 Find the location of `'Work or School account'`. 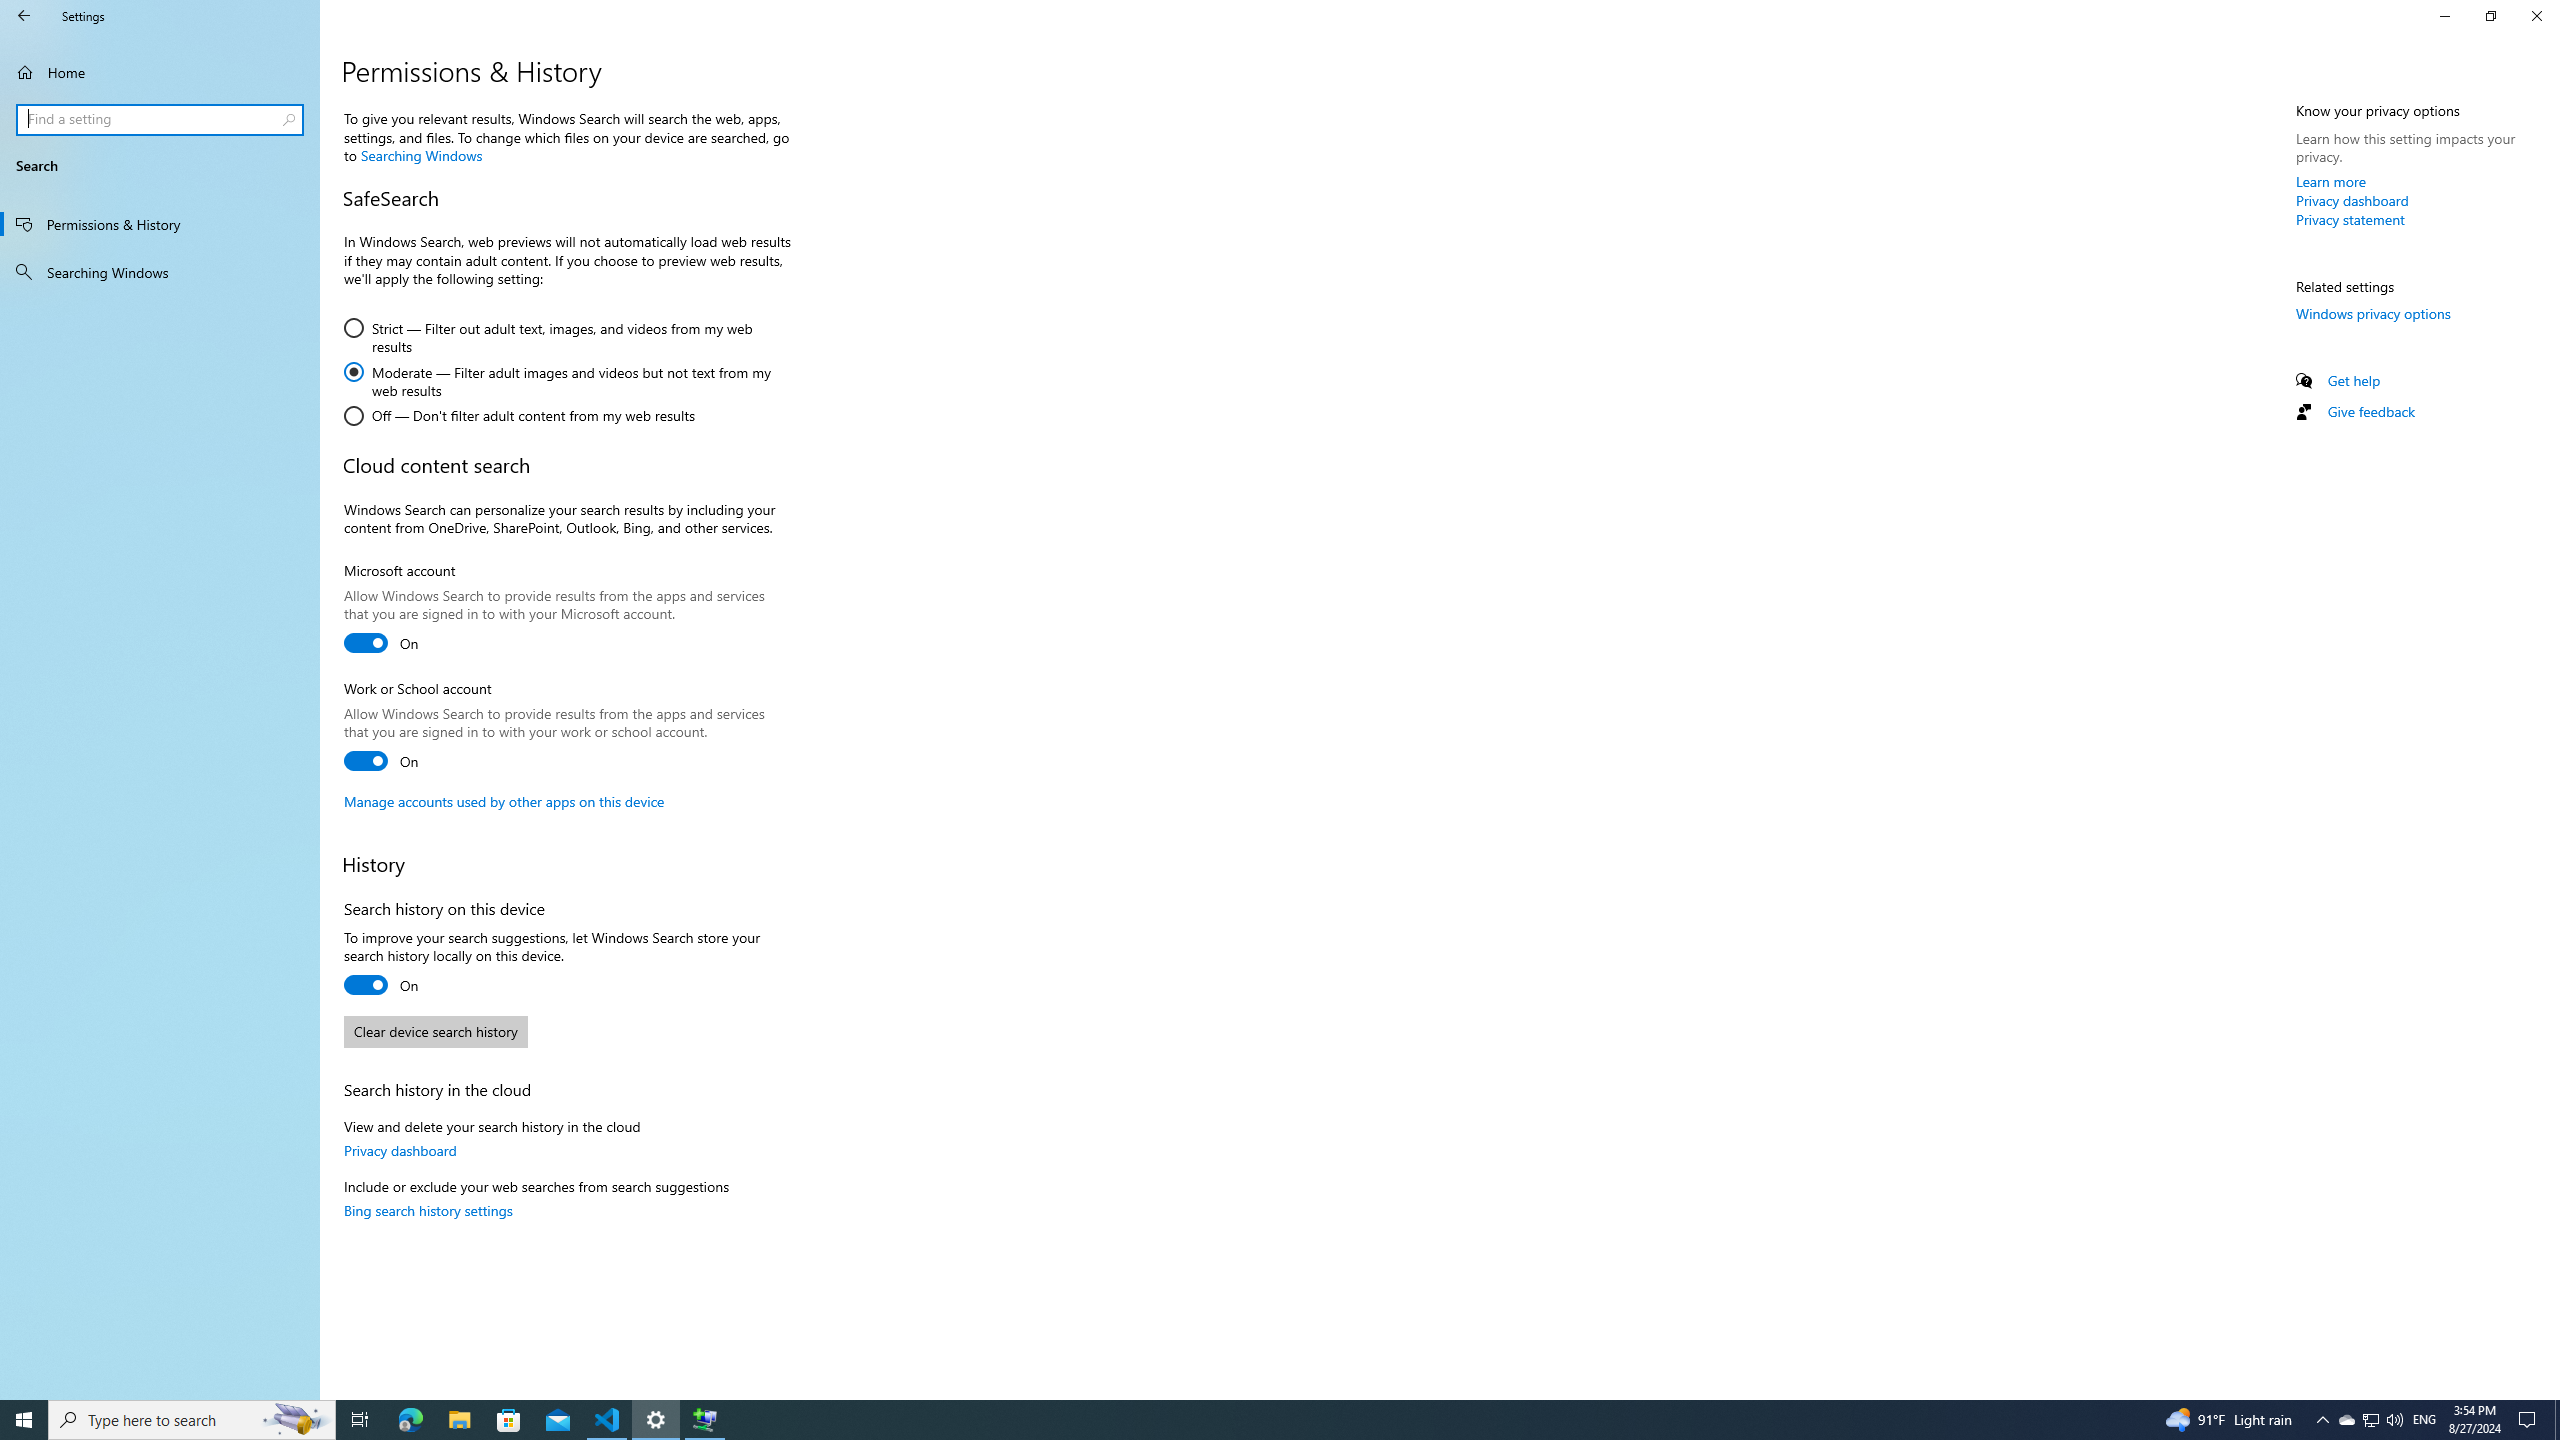

'Work or School account' is located at coordinates (380, 761).